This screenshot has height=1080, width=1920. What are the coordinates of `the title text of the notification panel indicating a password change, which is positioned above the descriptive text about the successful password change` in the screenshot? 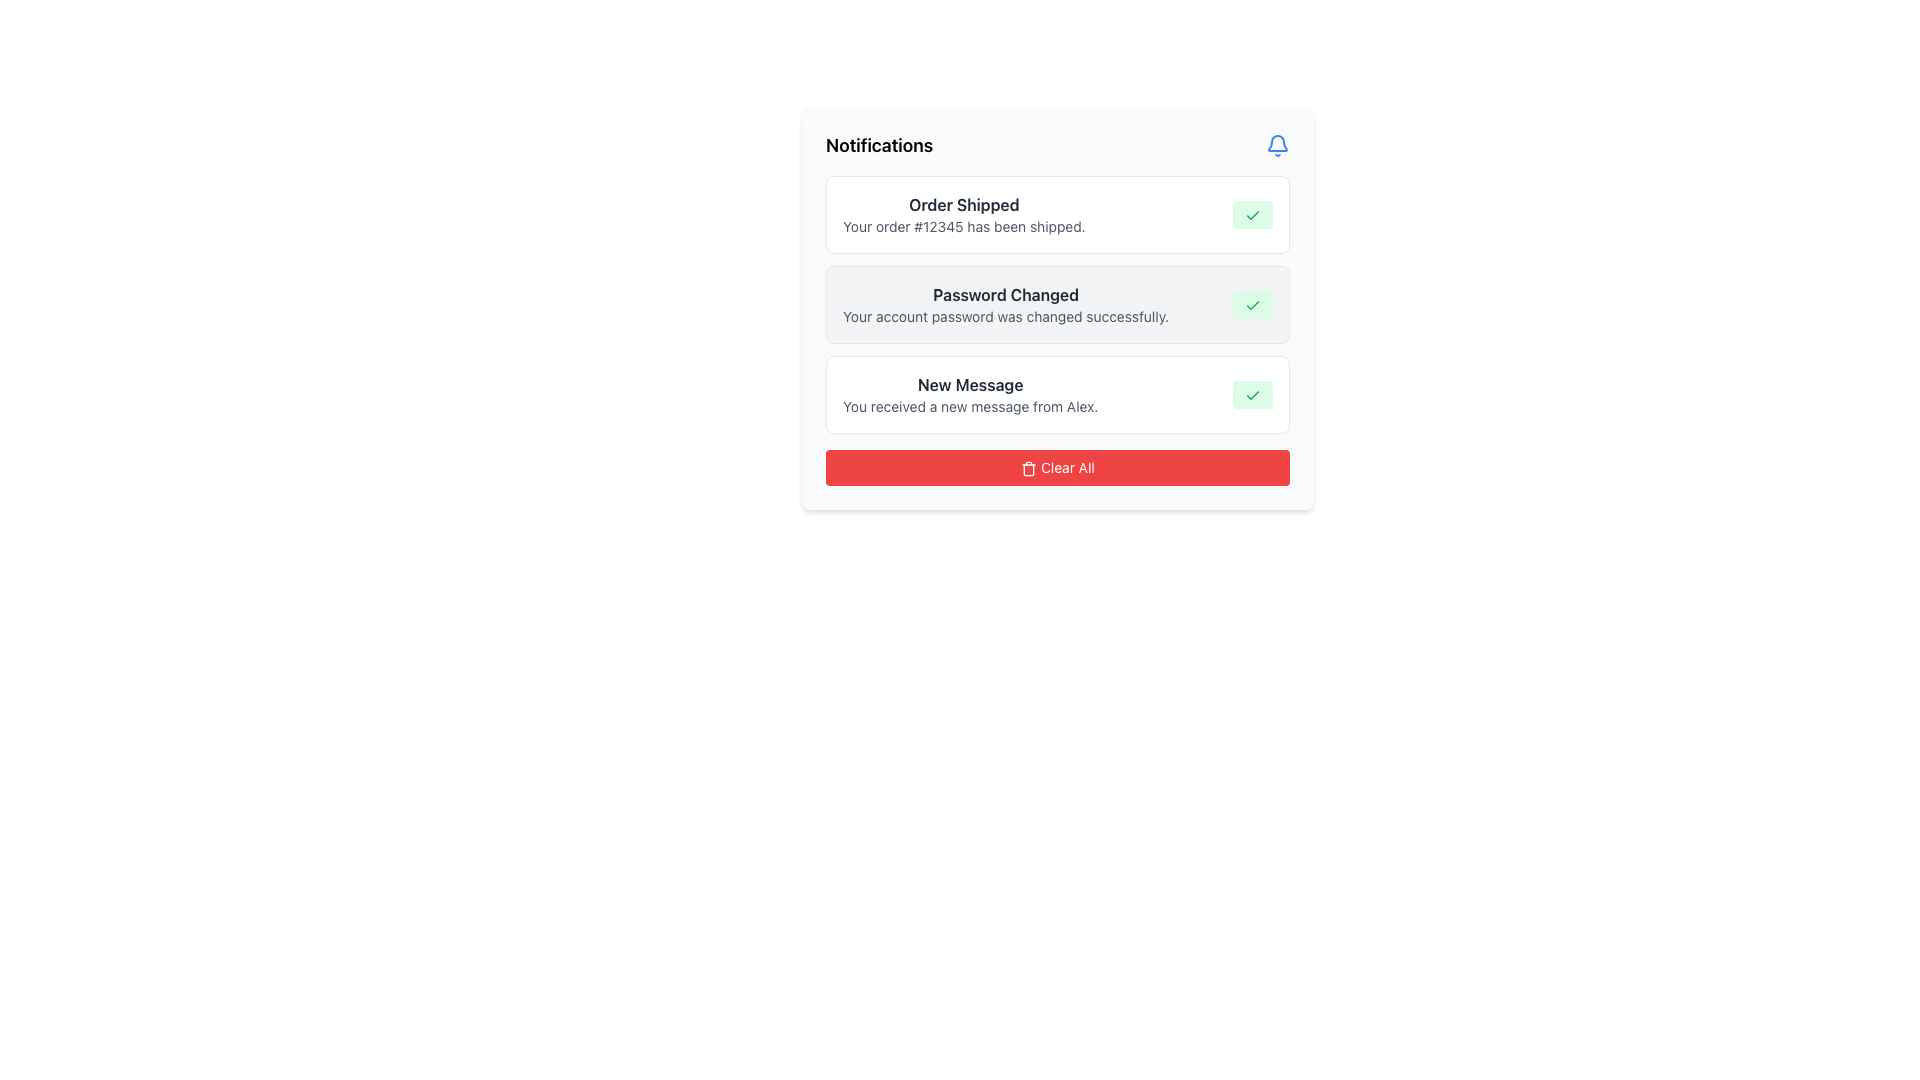 It's located at (1006, 294).